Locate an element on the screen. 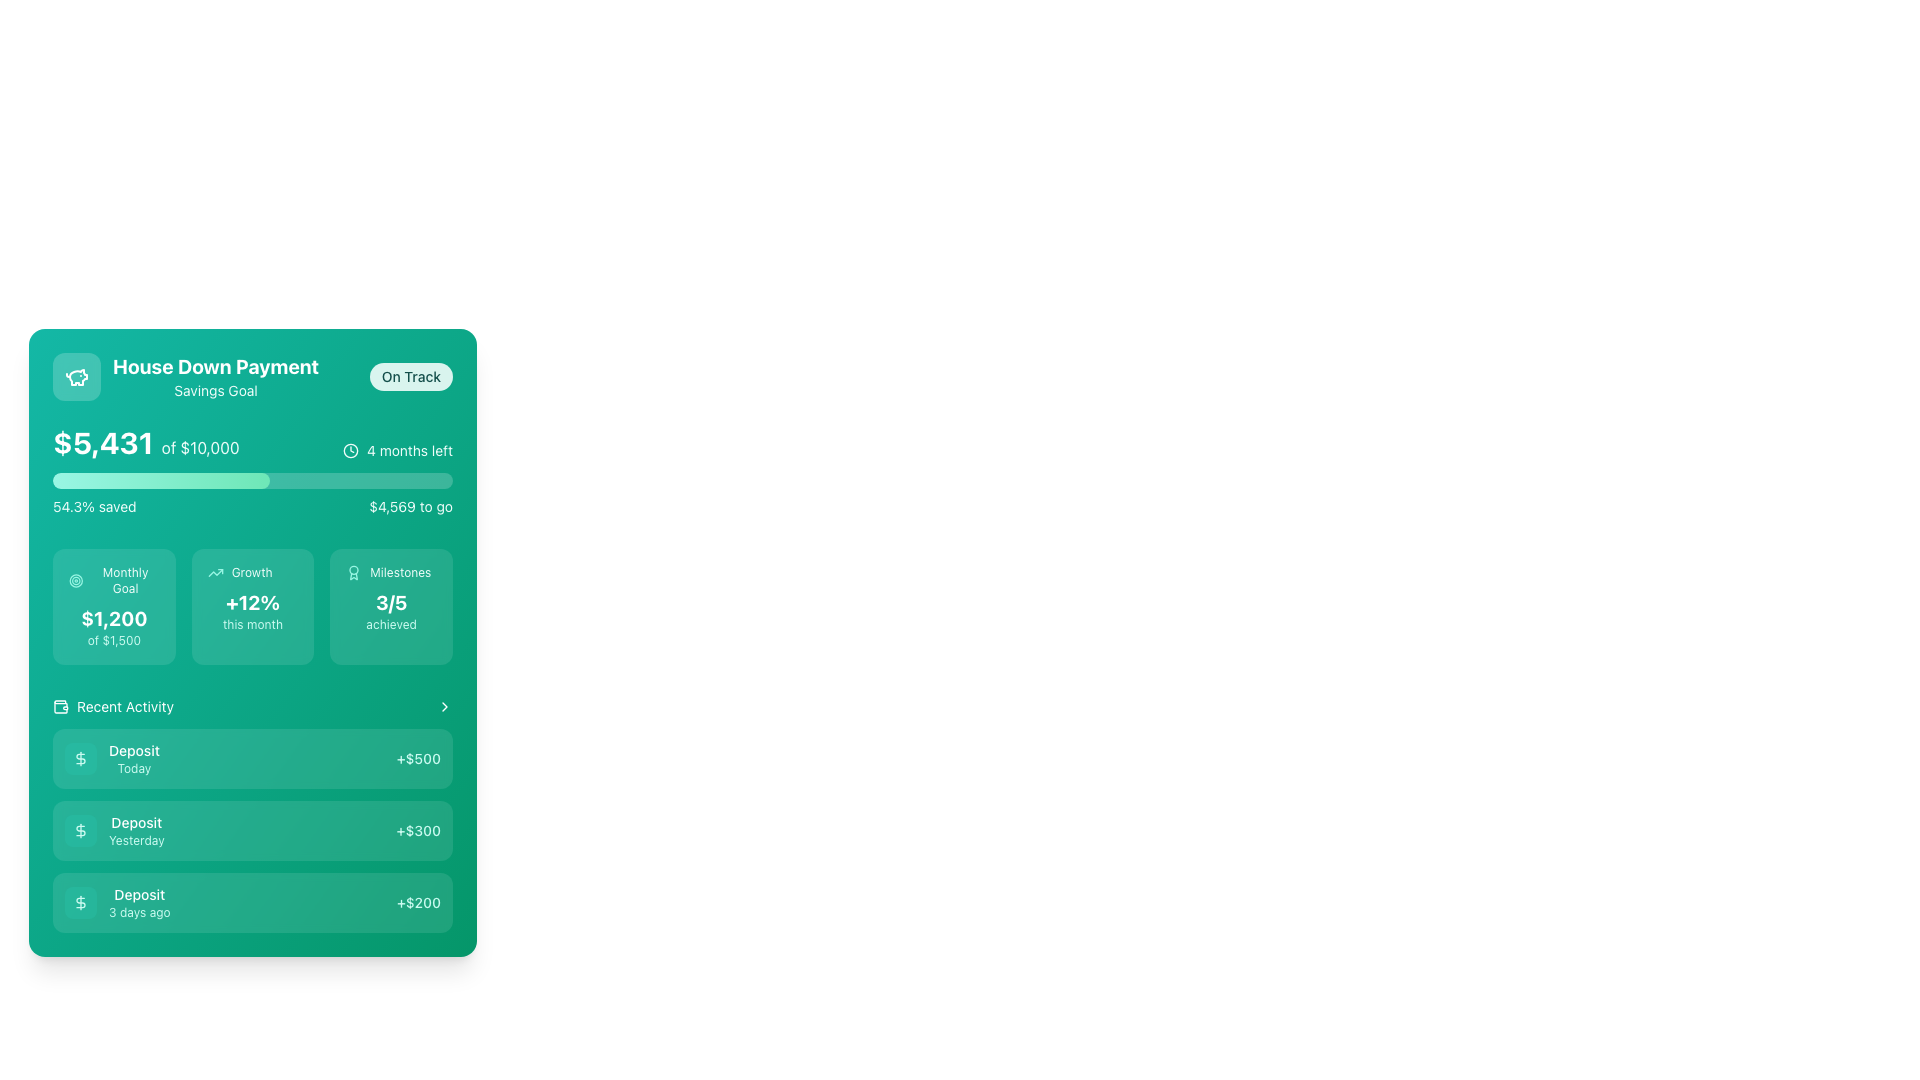 The width and height of the screenshot is (1920, 1080). the second entry in the 'Recent Activity' section of the financial dashboard, which displays a summary of a deposit transaction labeled 'Deposit Yesterday' with an amount of '+$300', for further details is located at coordinates (252, 830).